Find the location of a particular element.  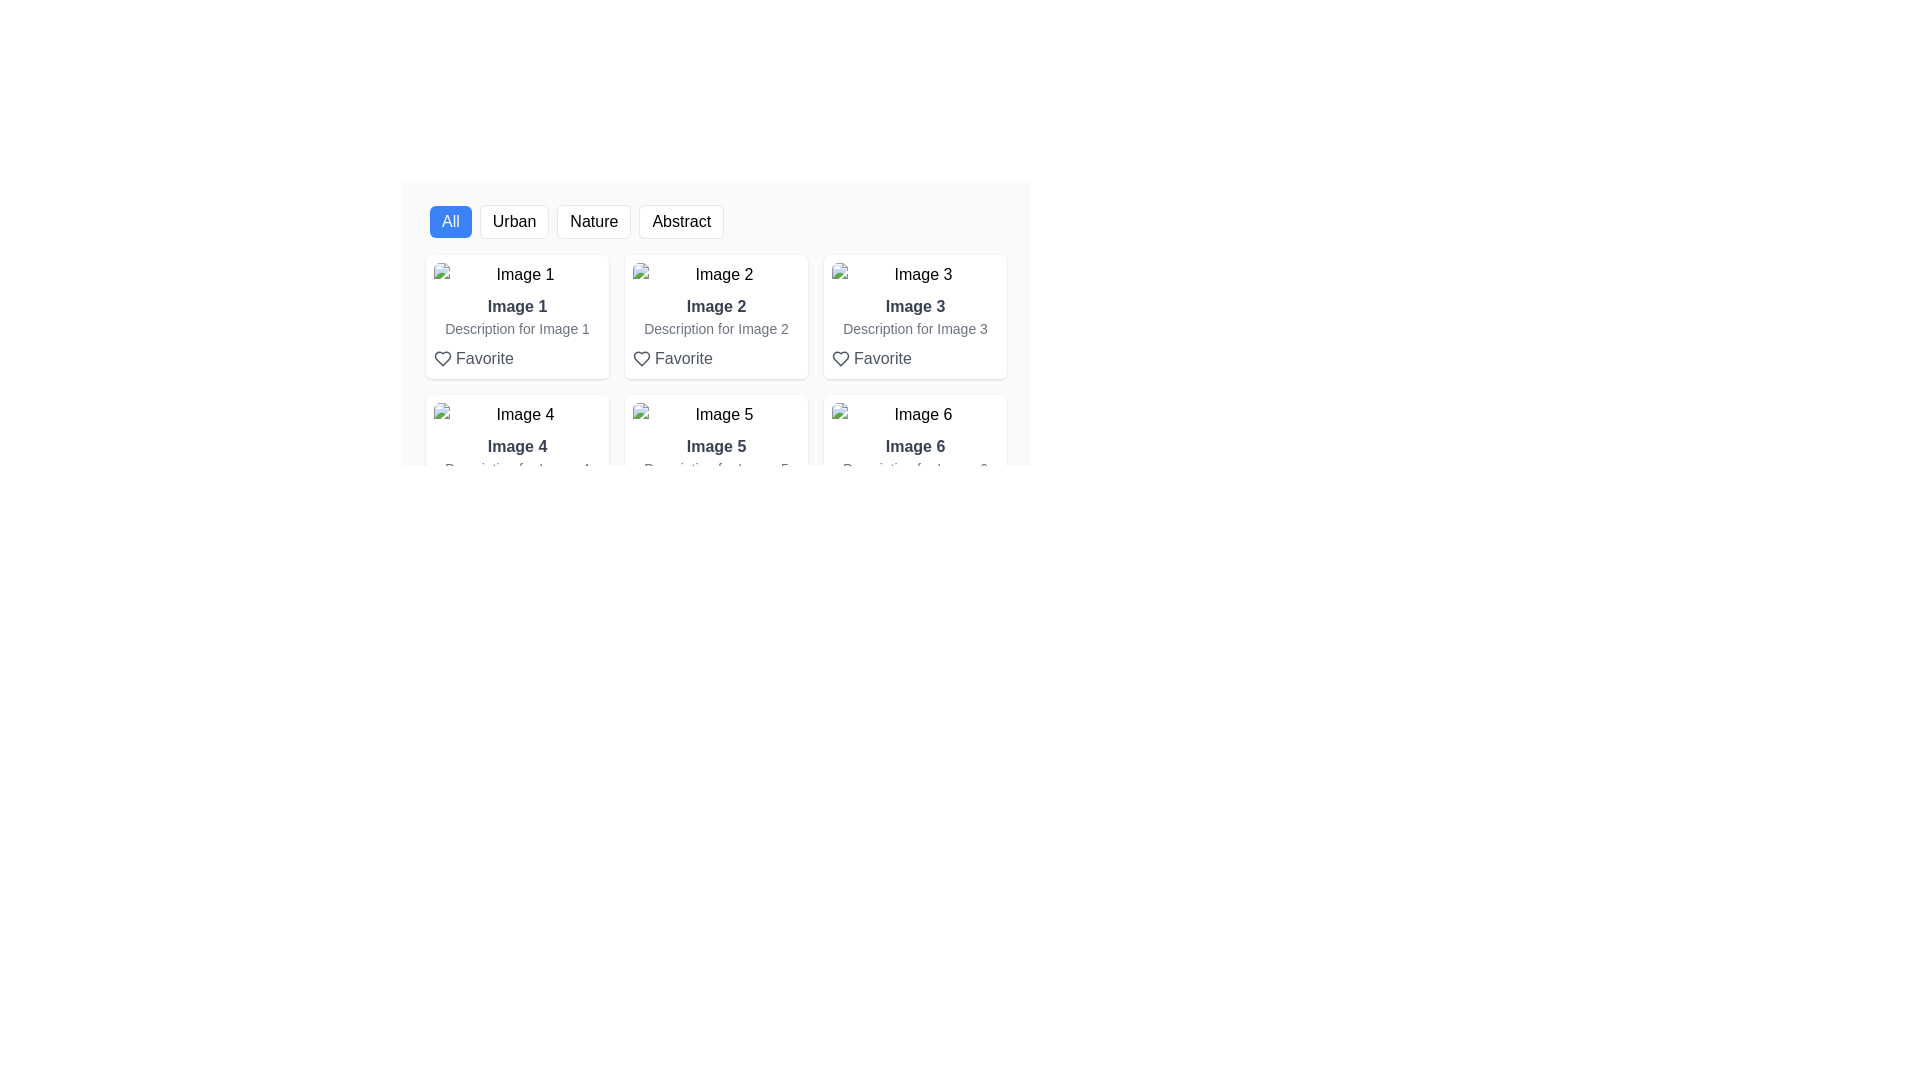

the 'Nature' button, which is the third button in a horizontal row of buttons, to apply the 'Nature' filter and update the displayed content is located at coordinates (593, 222).